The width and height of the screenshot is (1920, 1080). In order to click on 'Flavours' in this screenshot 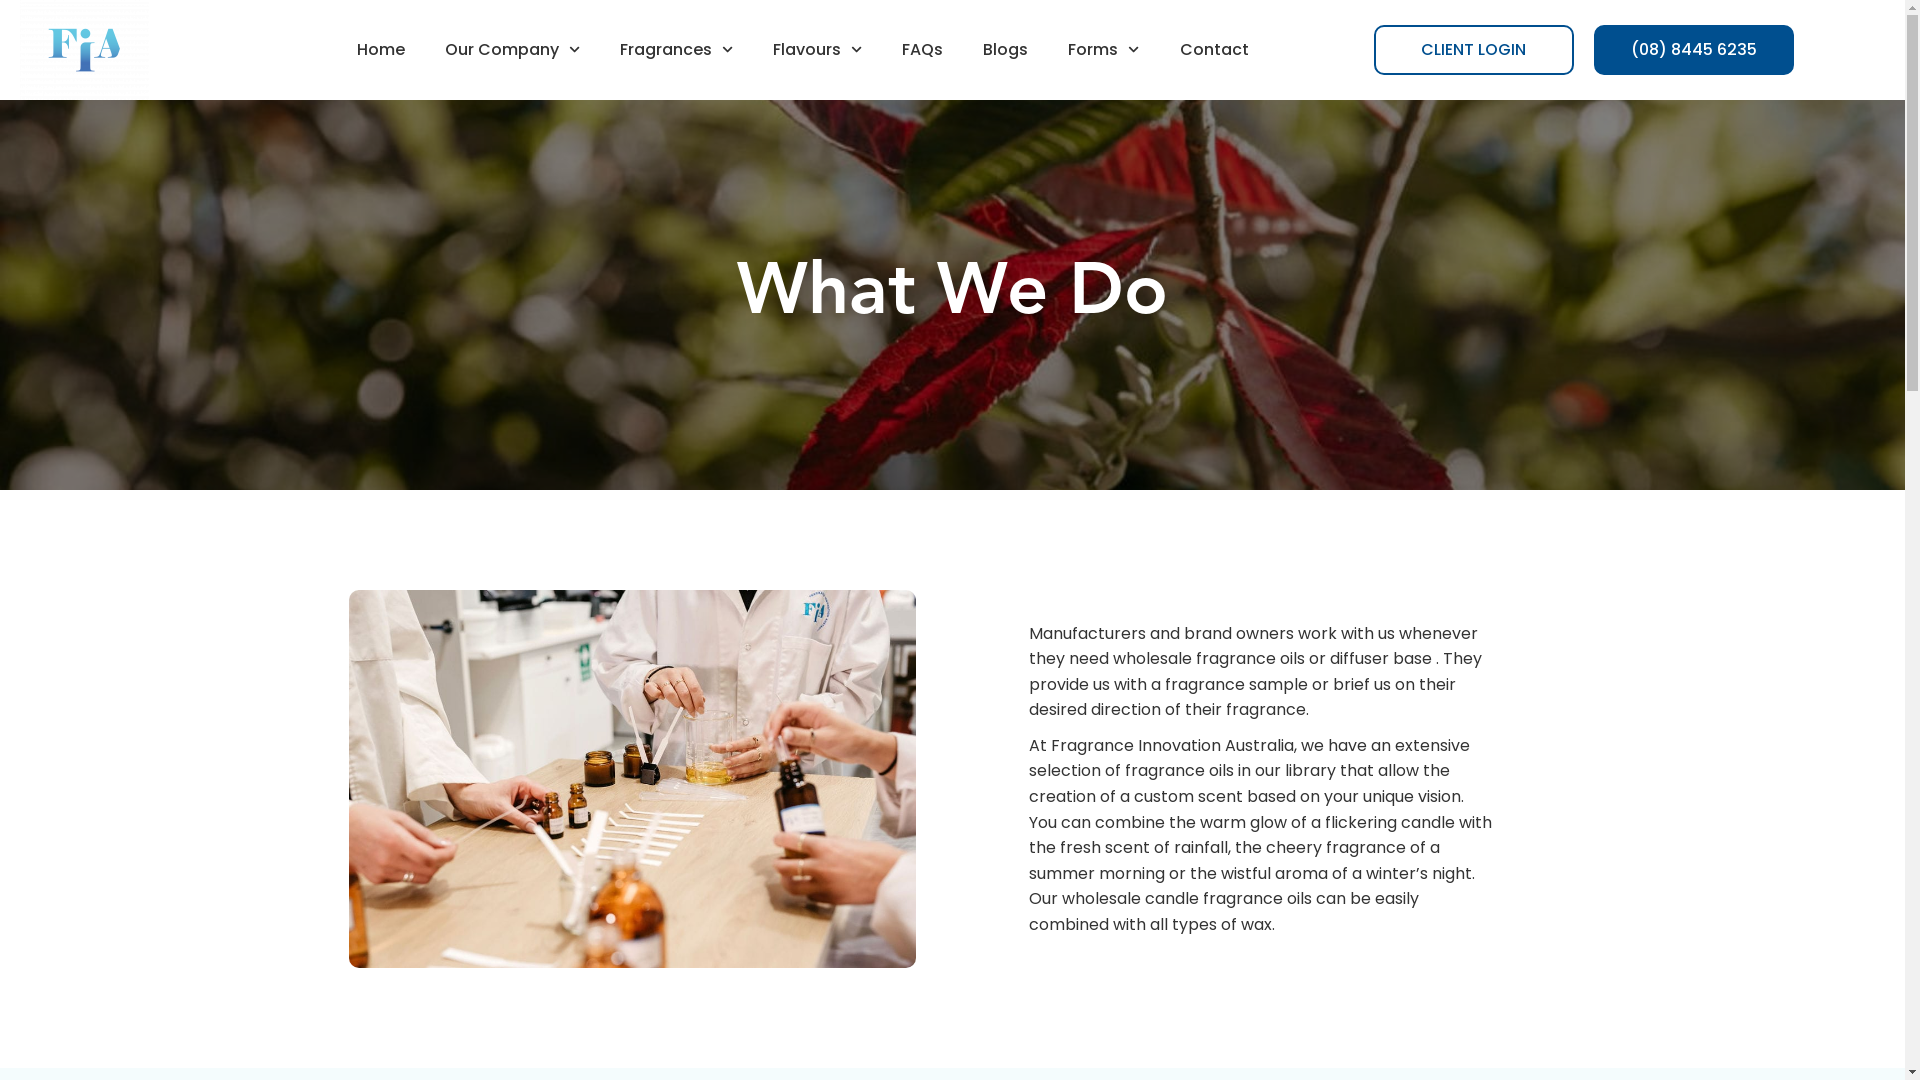, I will do `click(817, 49)`.